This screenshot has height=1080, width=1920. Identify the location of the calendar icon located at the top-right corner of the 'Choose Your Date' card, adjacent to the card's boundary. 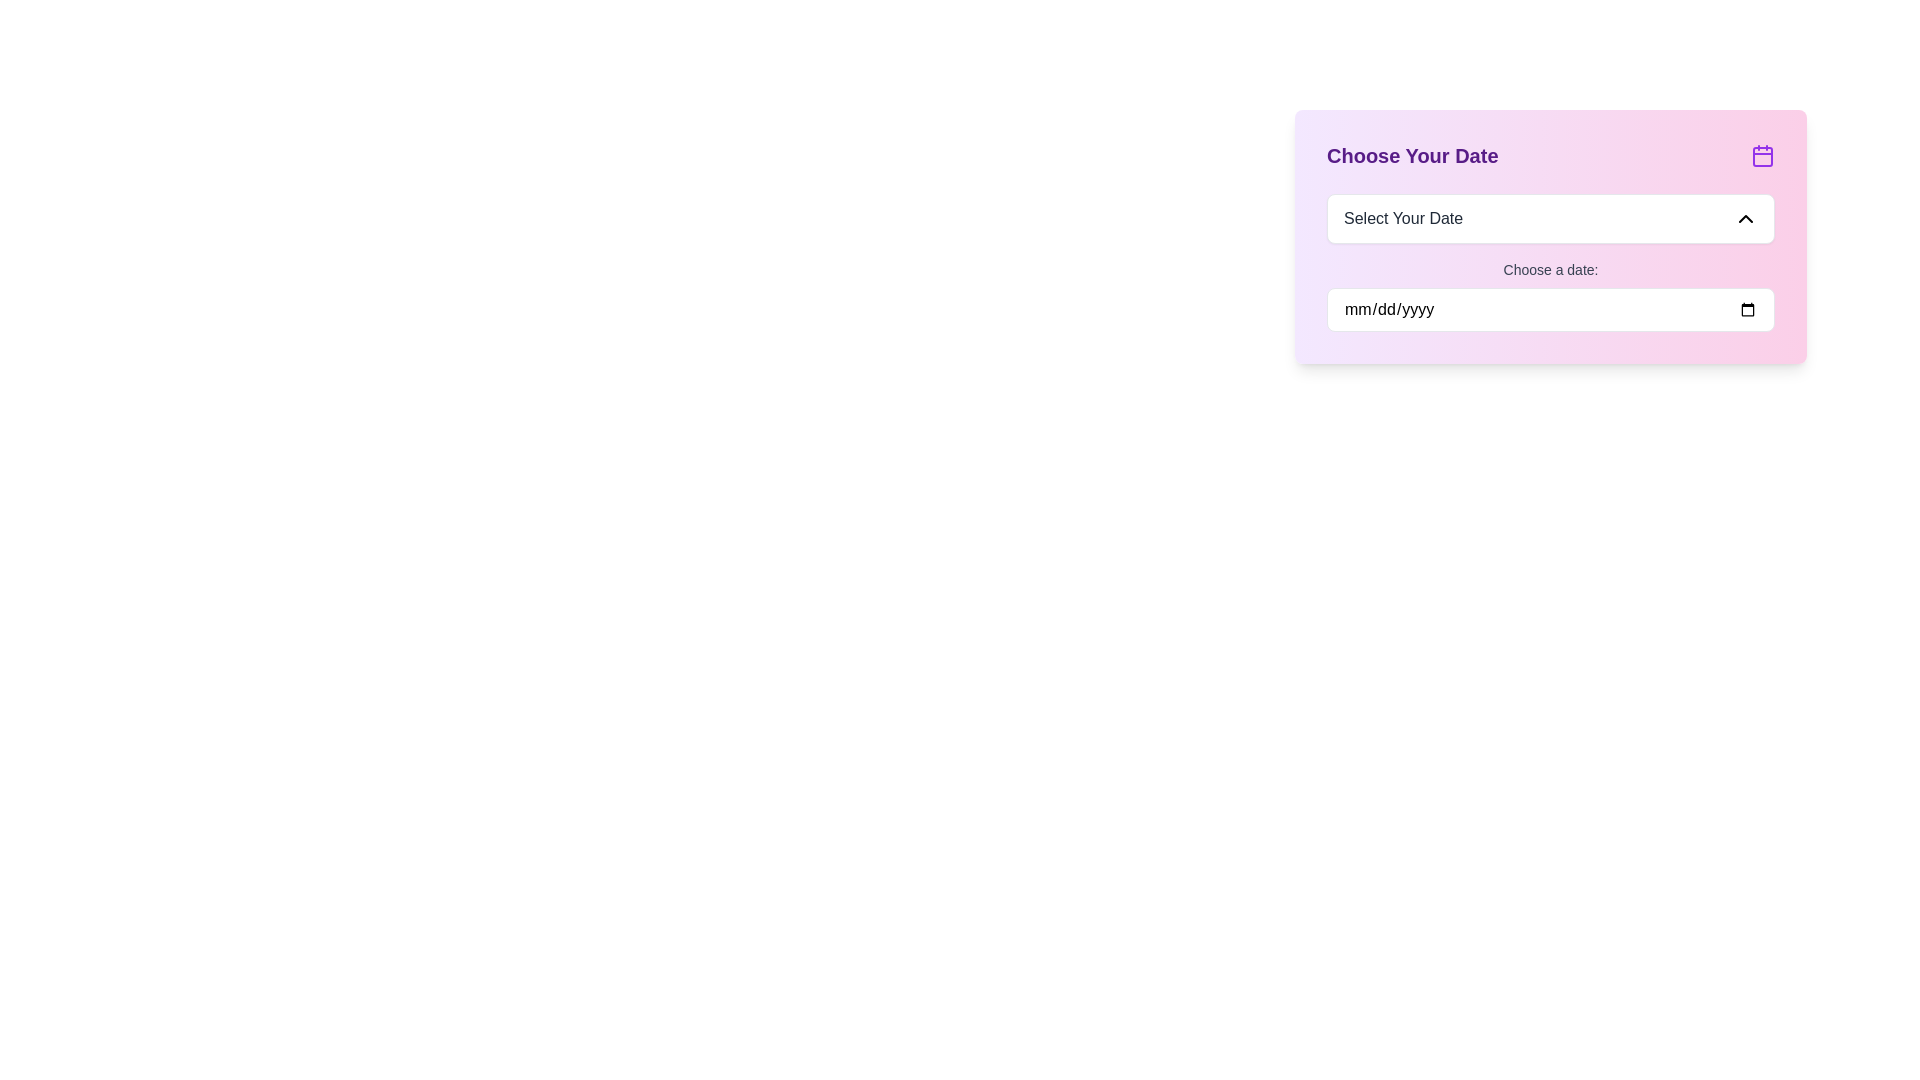
(1762, 154).